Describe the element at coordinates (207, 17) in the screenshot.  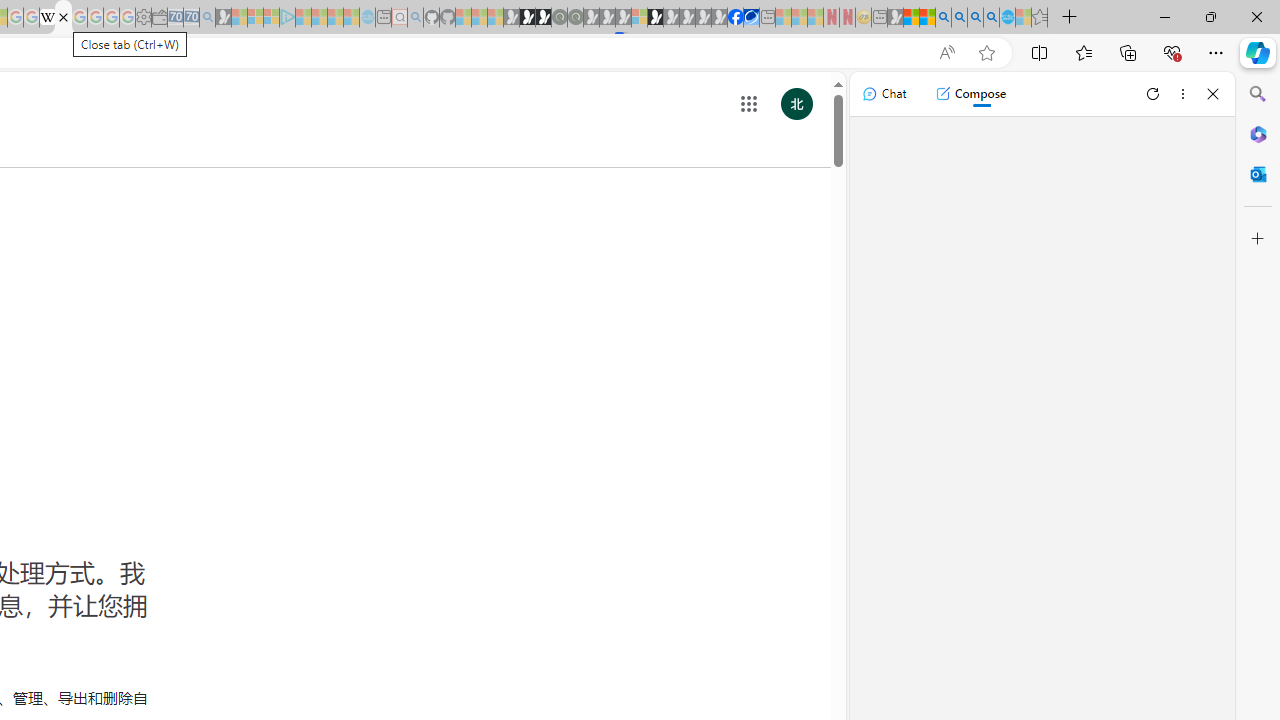
I see `'Bing Real Estate - Home sales and rental listings - Sleeping'` at that location.